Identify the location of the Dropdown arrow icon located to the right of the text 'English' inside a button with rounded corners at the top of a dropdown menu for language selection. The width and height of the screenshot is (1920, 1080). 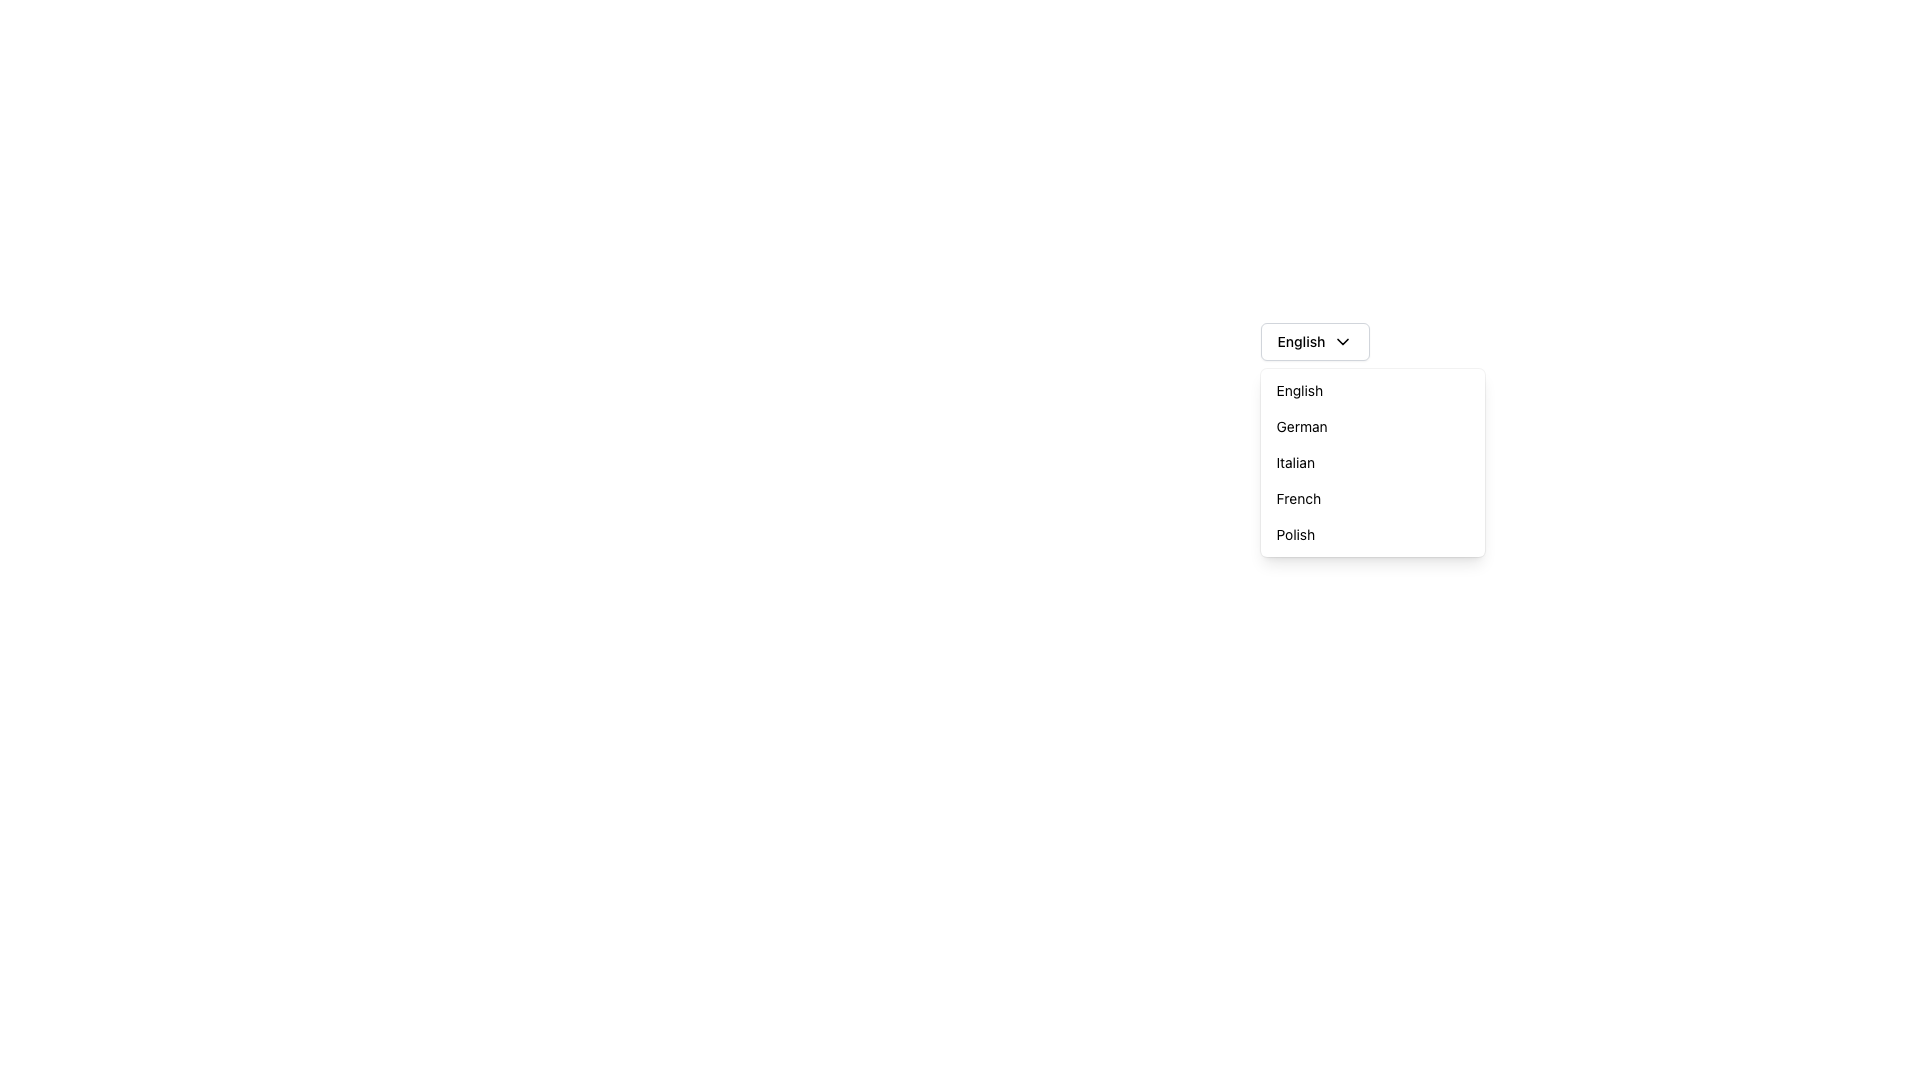
(1343, 341).